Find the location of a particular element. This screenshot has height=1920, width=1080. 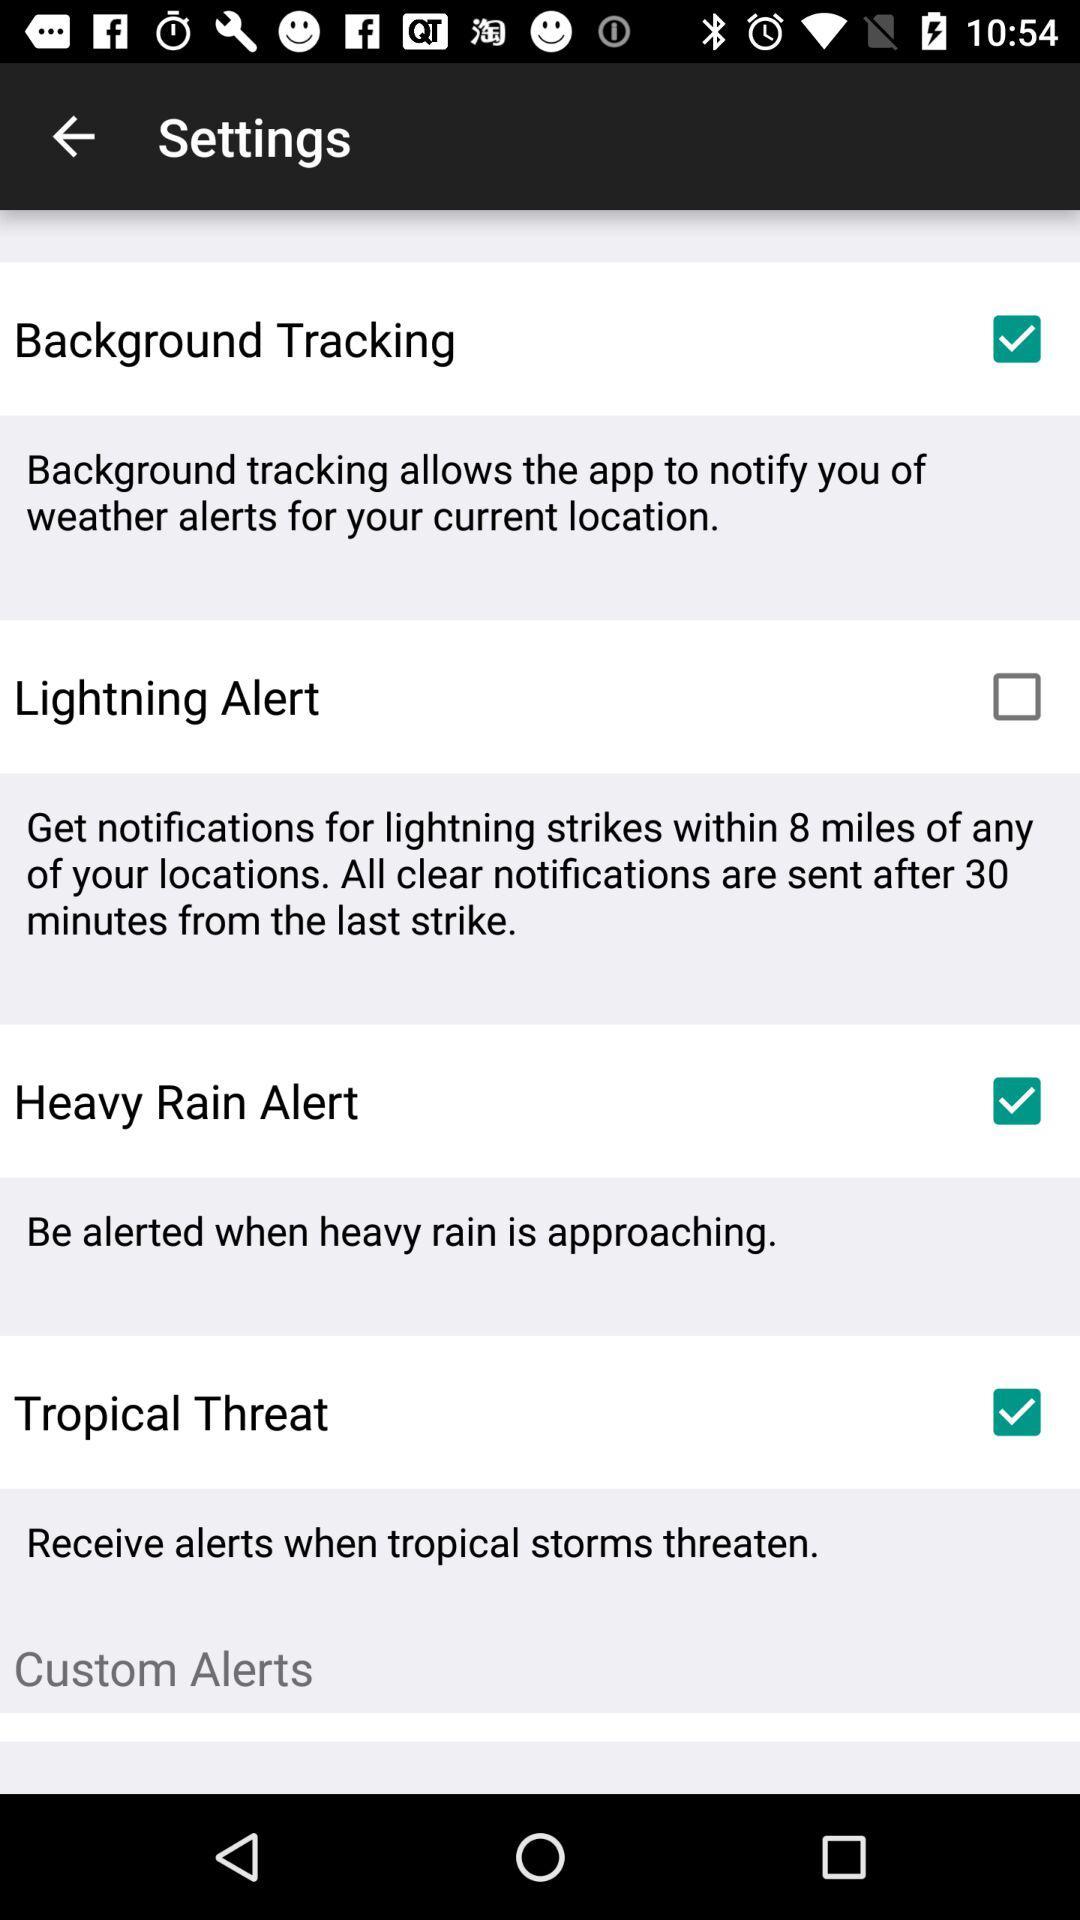

tropical threat icon is located at coordinates (163, 1410).